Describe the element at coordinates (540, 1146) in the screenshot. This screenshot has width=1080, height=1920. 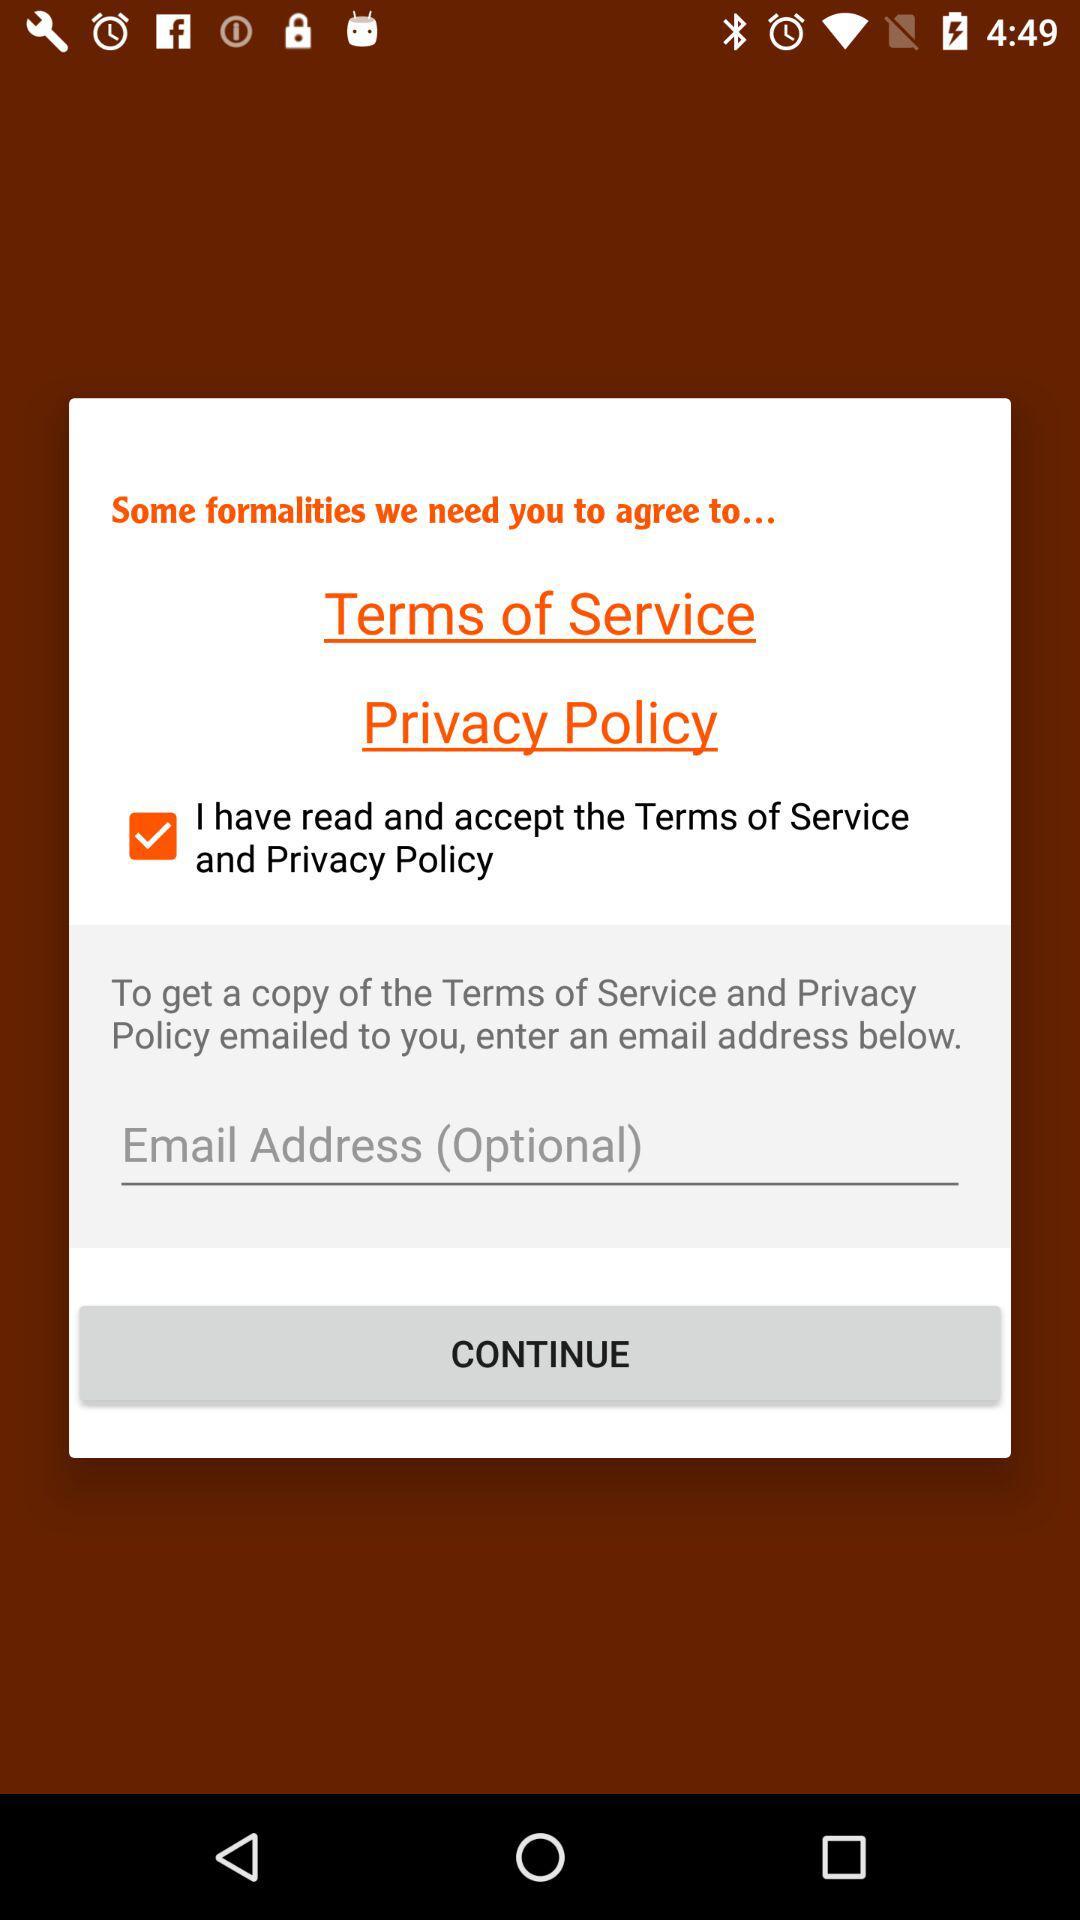
I see `put in email address` at that location.